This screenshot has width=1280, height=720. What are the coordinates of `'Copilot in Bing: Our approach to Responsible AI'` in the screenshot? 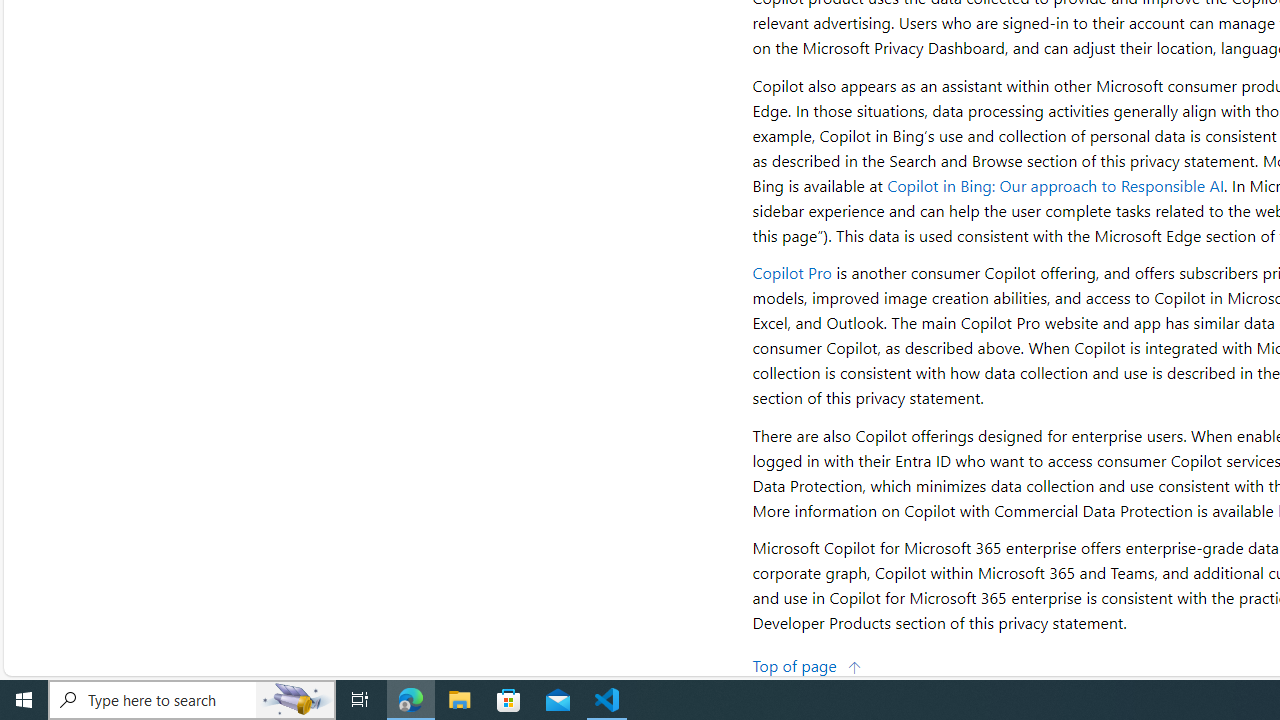 It's located at (1055, 185).